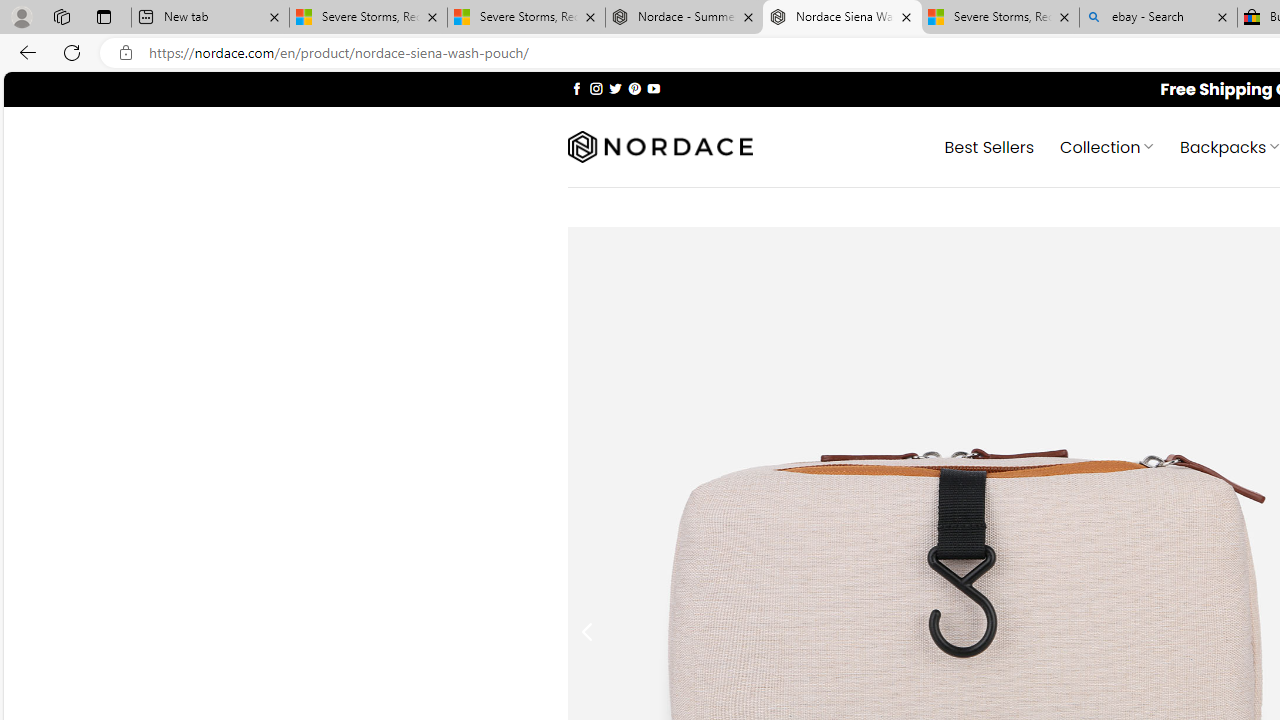 Image resolution: width=1280 pixels, height=720 pixels. What do you see at coordinates (614, 87) in the screenshot?
I see `'Follow on Twitter'` at bounding box center [614, 87].